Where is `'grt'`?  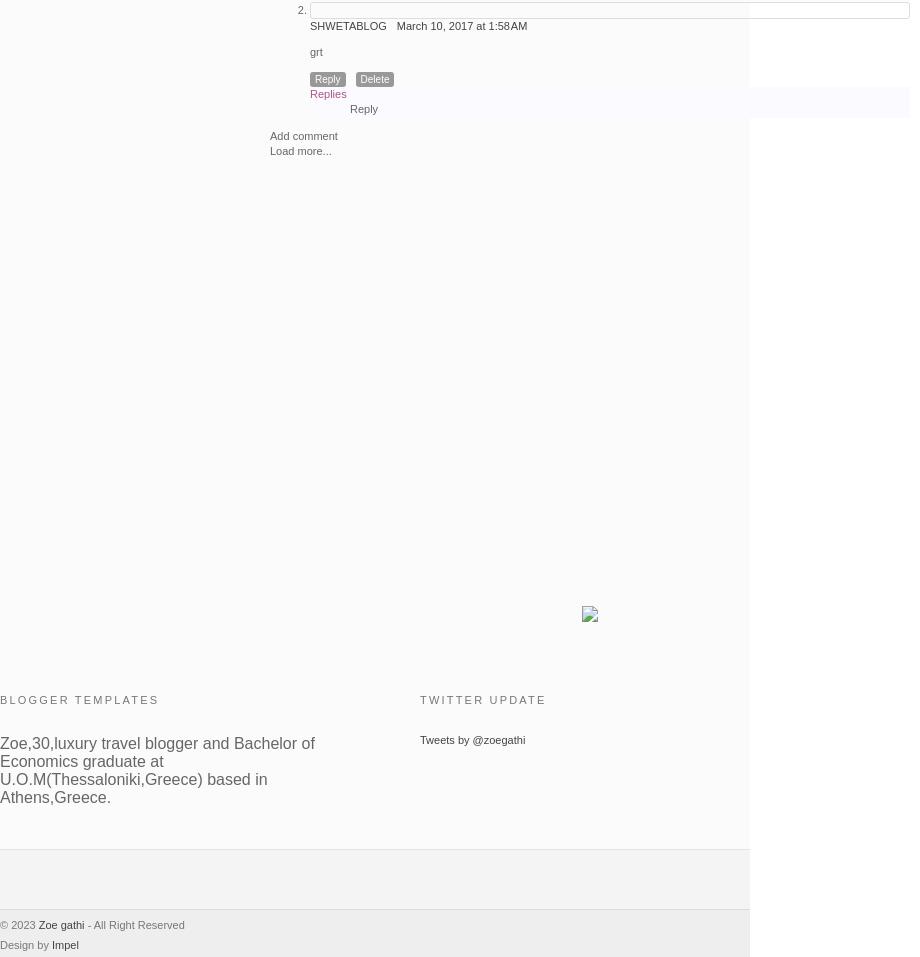
'grt' is located at coordinates (310, 50).